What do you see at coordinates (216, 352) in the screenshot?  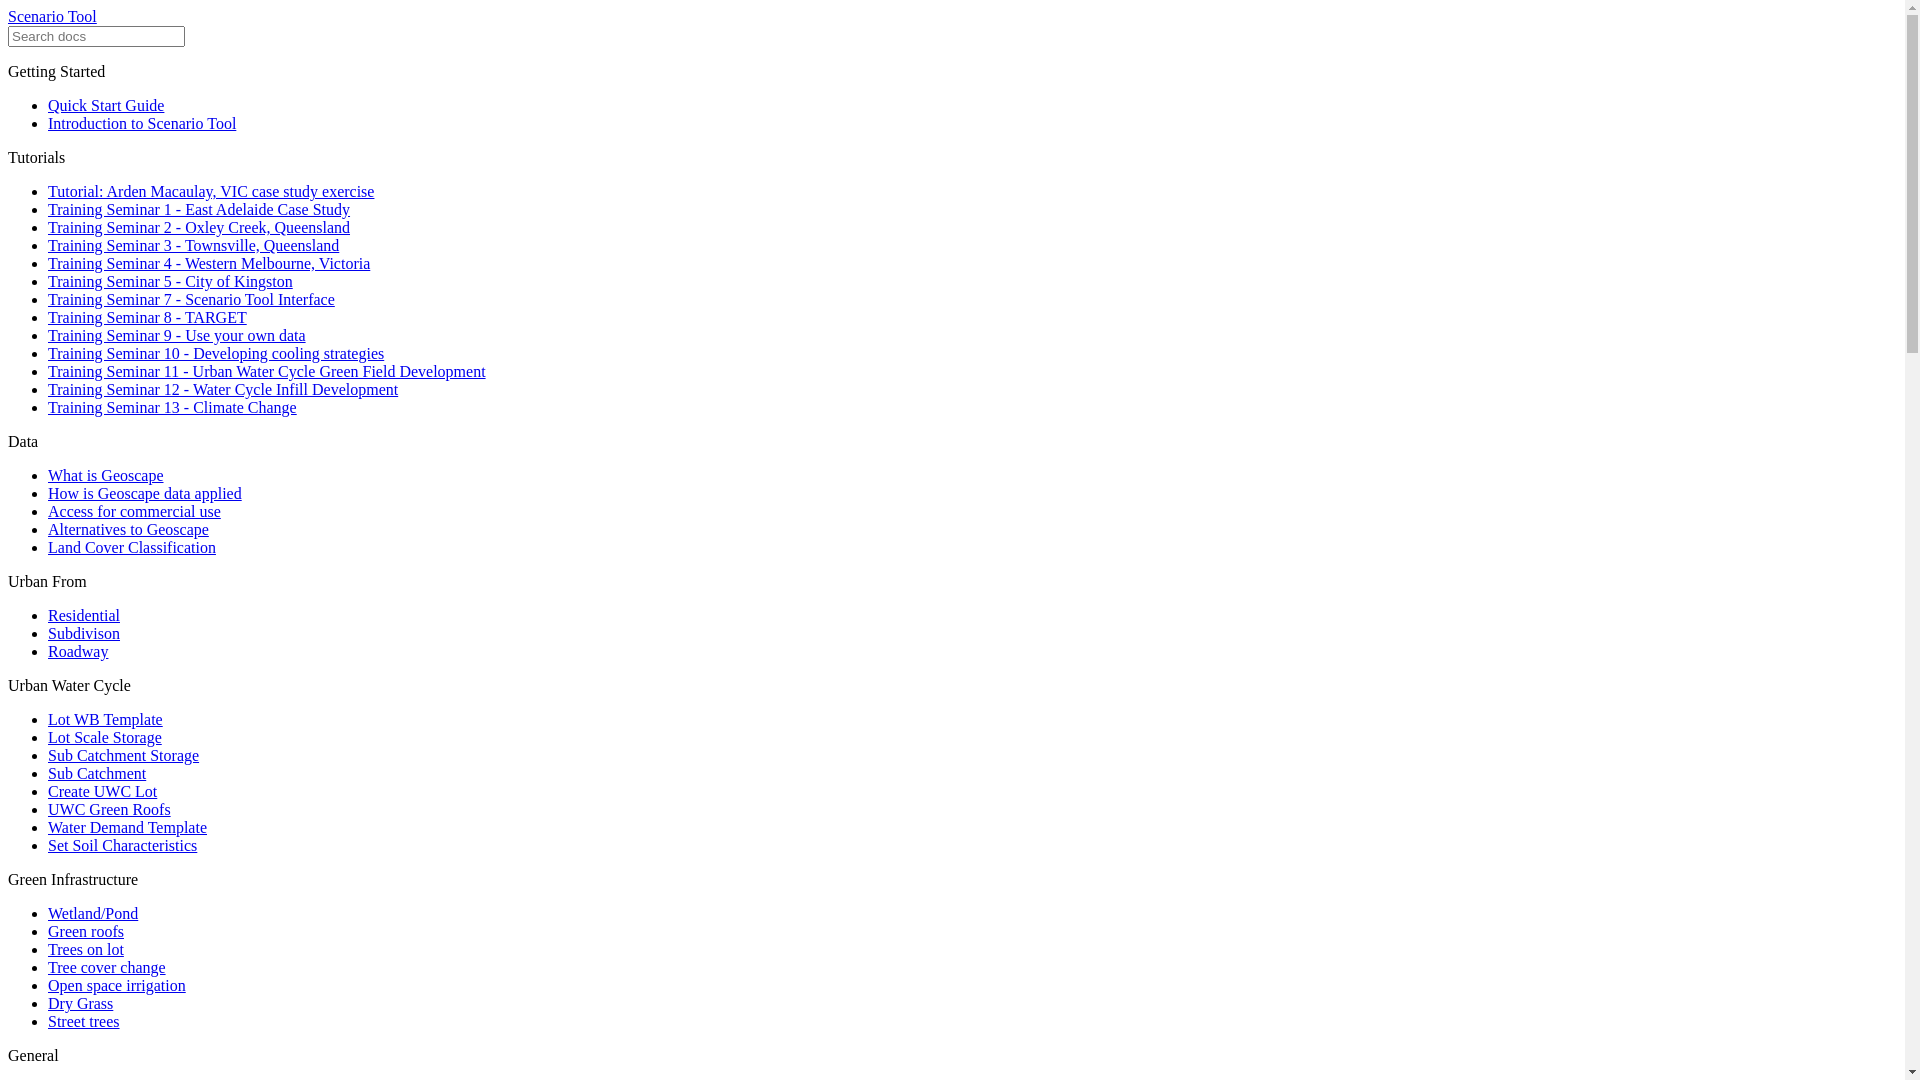 I see `'Training Seminar 10 - Developing cooling strategies'` at bounding box center [216, 352].